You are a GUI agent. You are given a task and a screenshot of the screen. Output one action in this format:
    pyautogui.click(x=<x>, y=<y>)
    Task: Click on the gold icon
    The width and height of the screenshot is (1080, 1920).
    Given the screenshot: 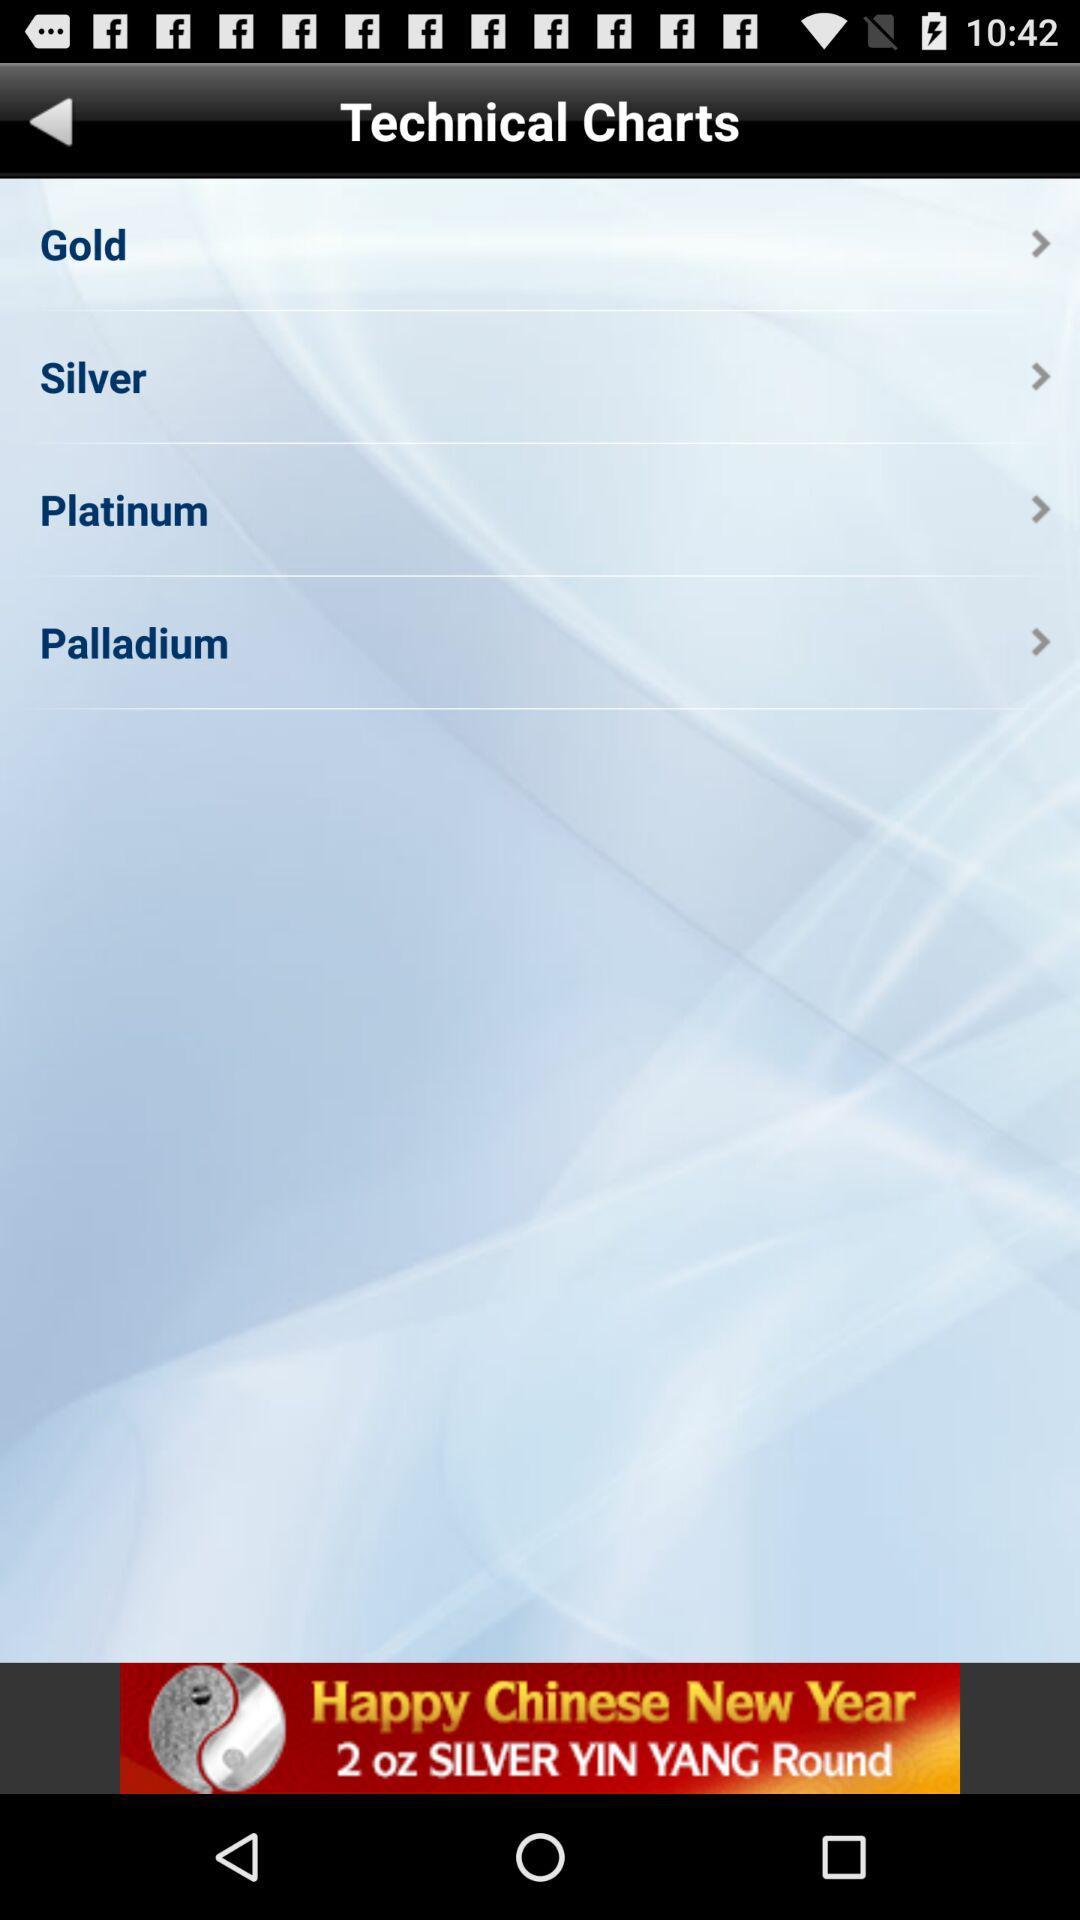 What is the action you would take?
    pyautogui.click(x=82, y=242)
    